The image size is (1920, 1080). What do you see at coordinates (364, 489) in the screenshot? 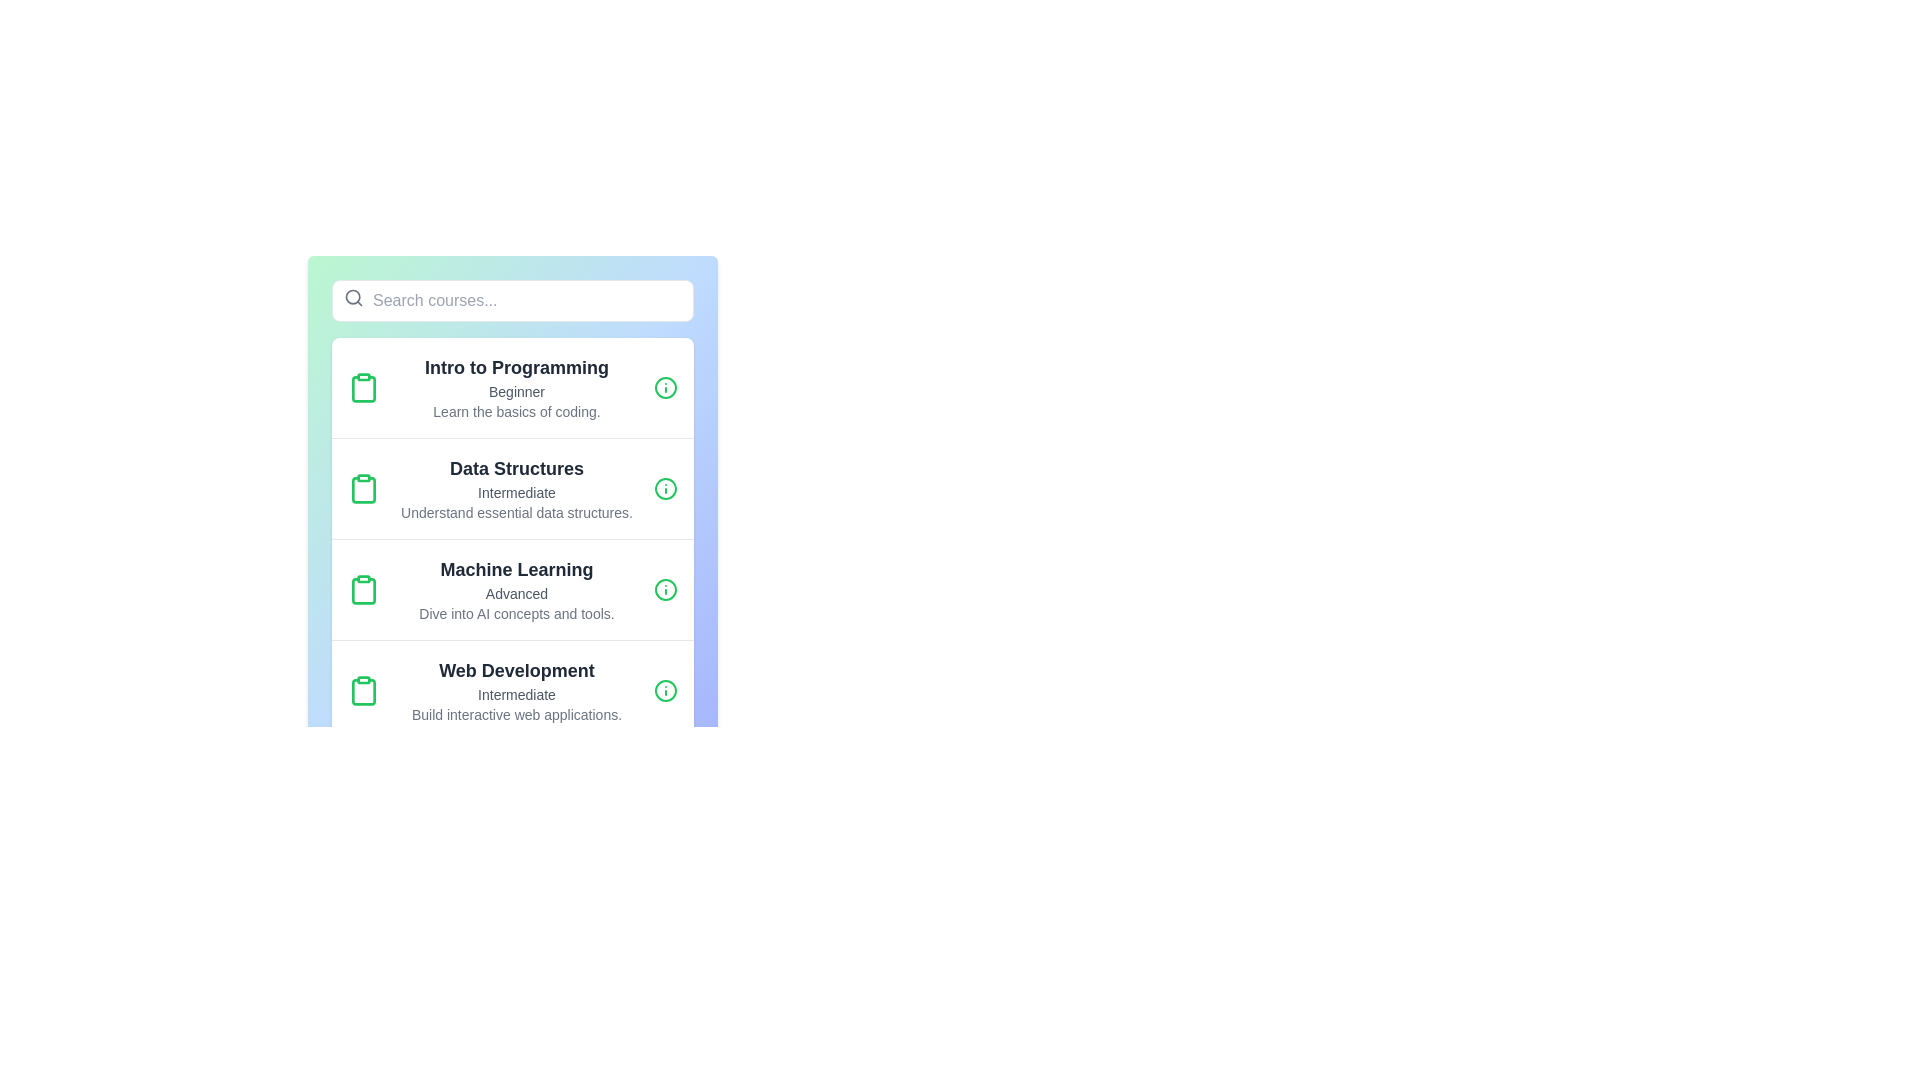
I see `the context of the clipboard icon indicating activity or confirmation, located on the left side of the 'Data Structures' entry in the list` at bounding box center [364, 489].